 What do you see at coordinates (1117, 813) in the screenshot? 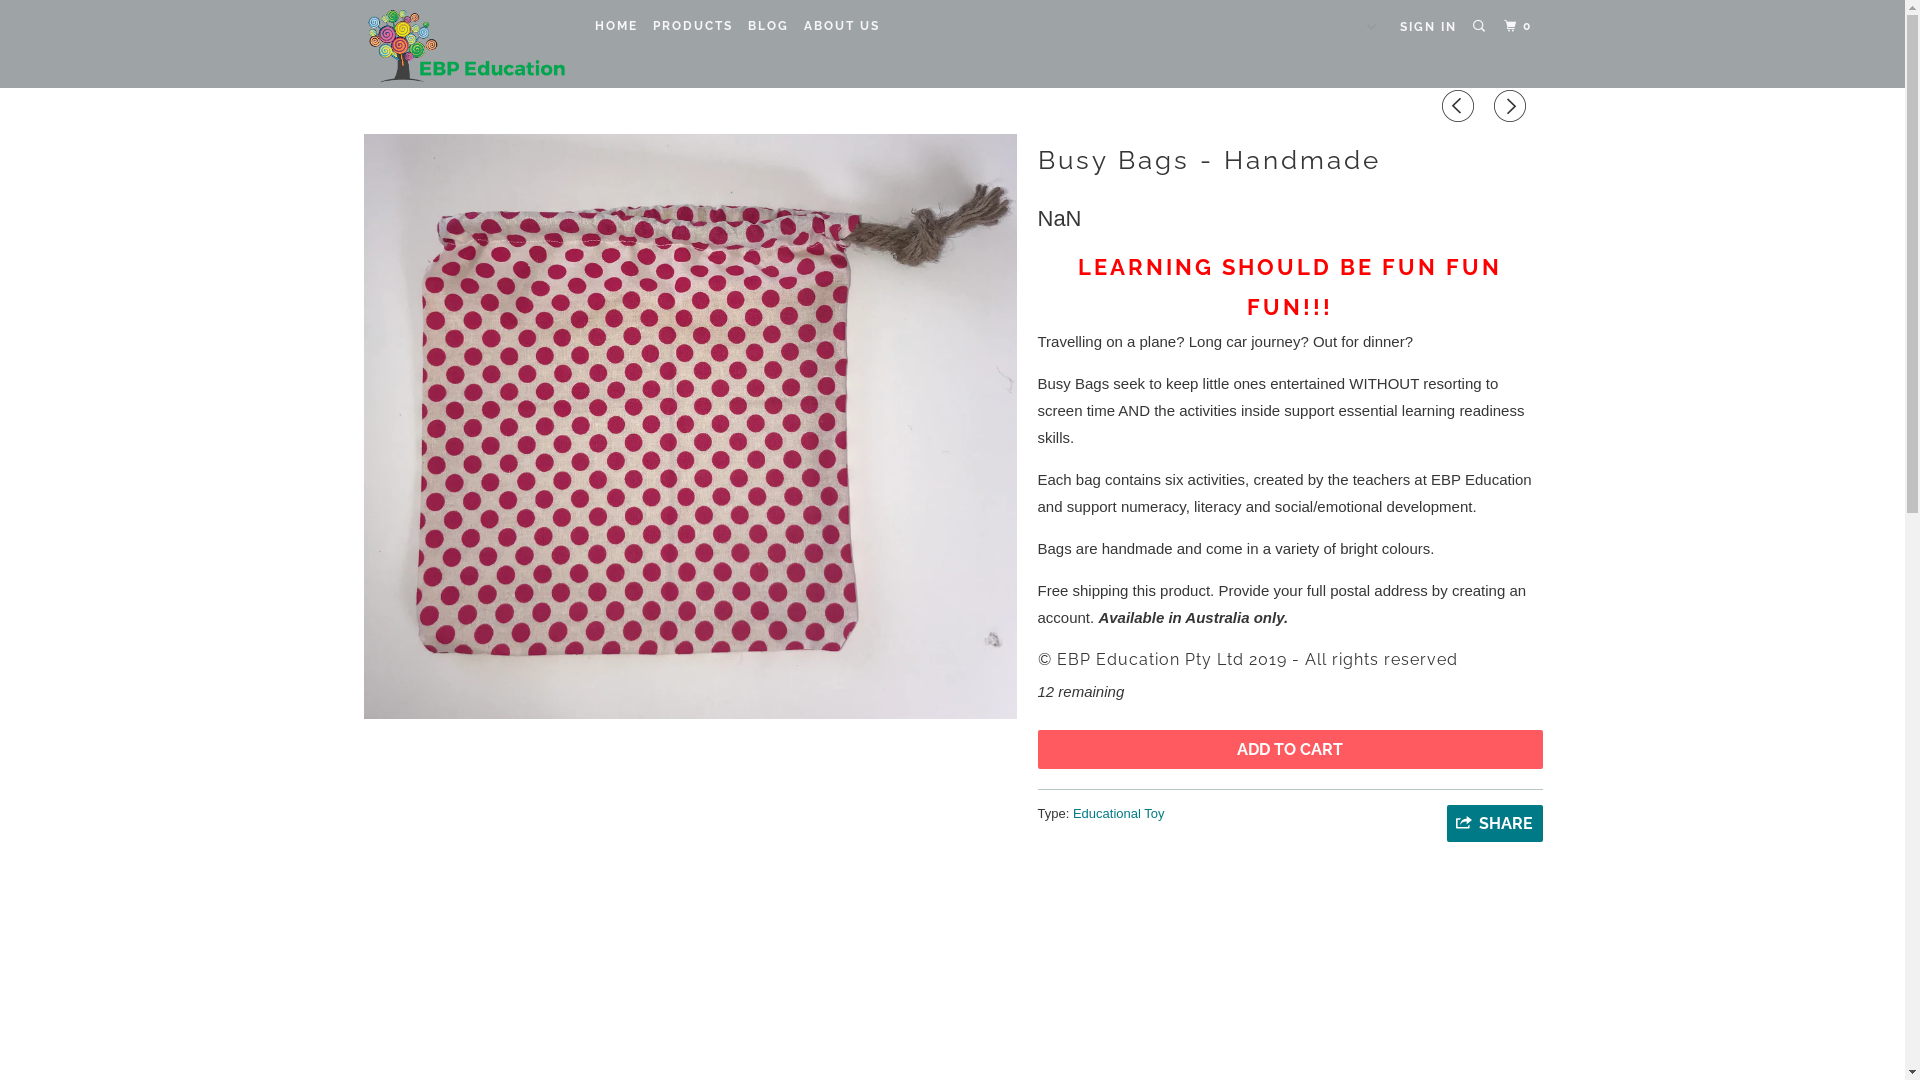
I see `'Educational Toy'` at bounding box center [1117, 813].